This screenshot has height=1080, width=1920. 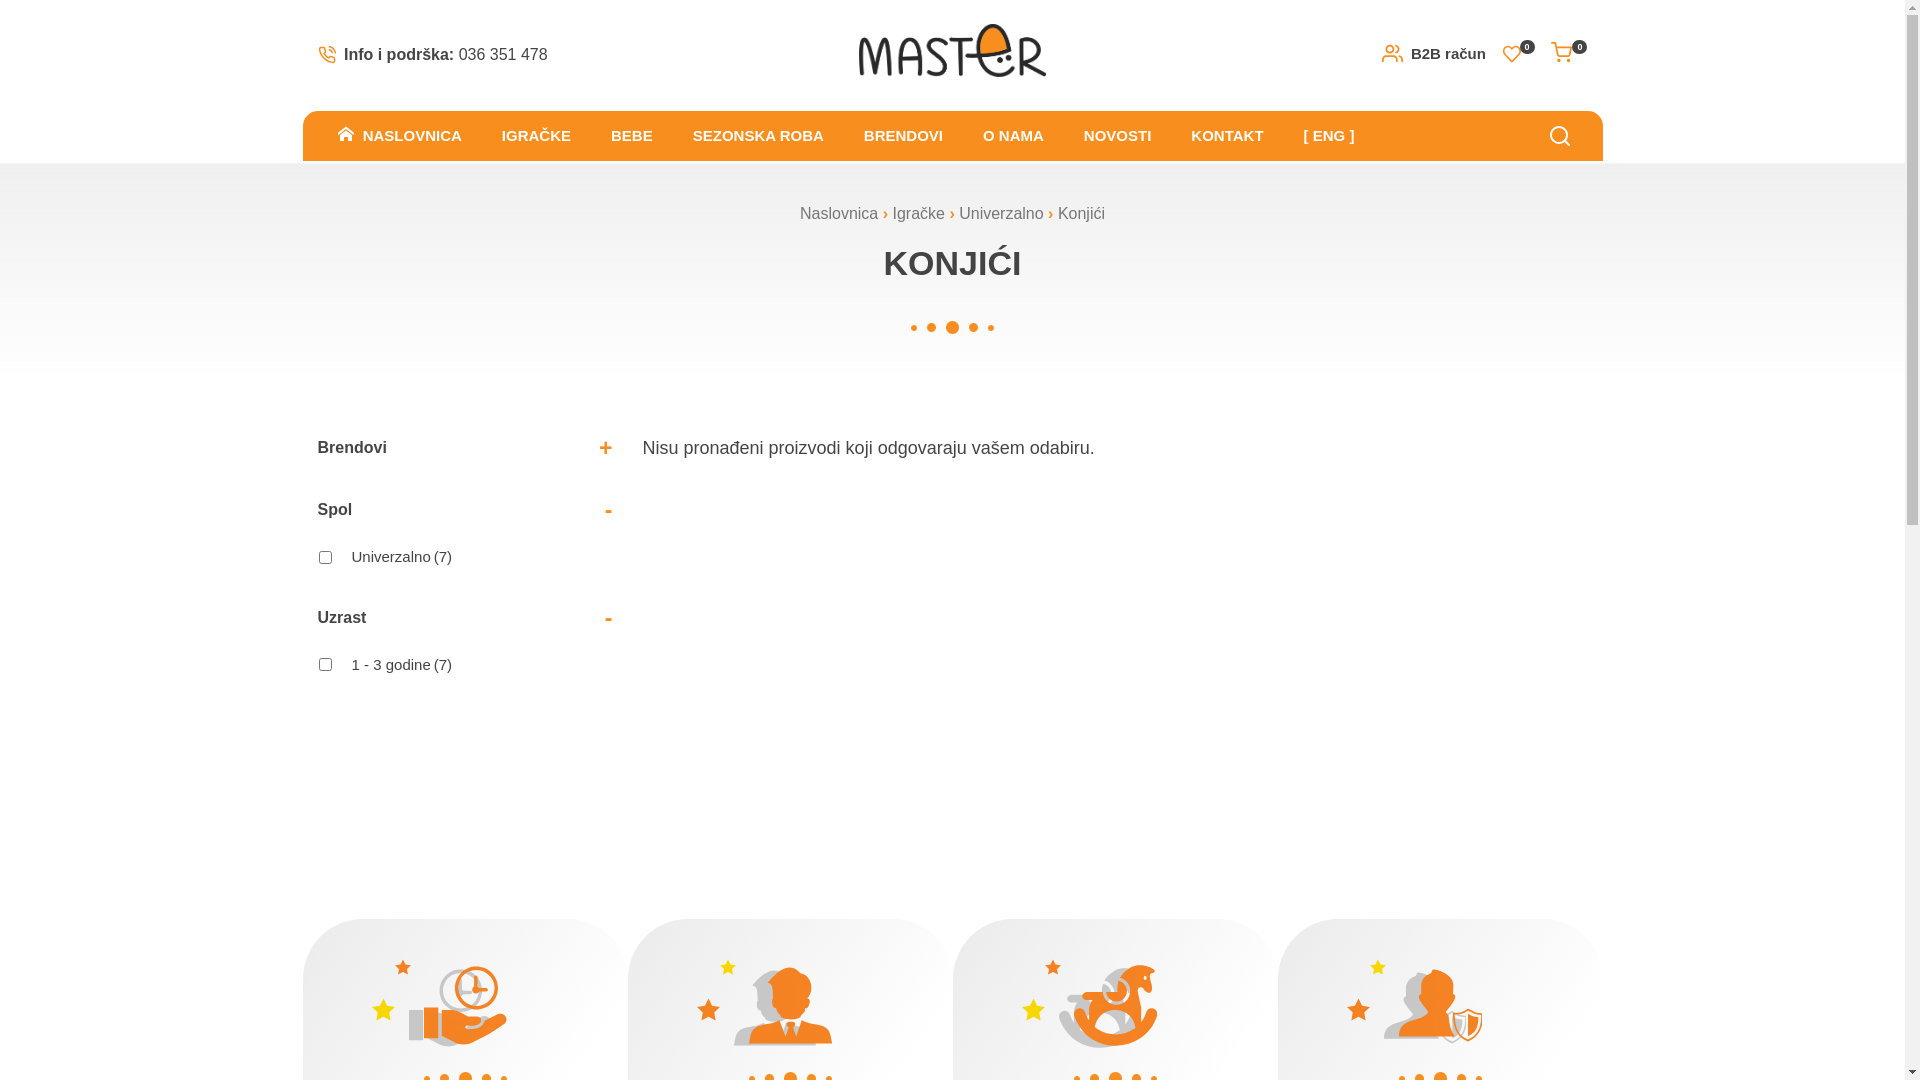 What do you see at coordinates (316, 135) in the screenshot?
I see `'NASLOVNICA'` at bounding box center [316, 135].